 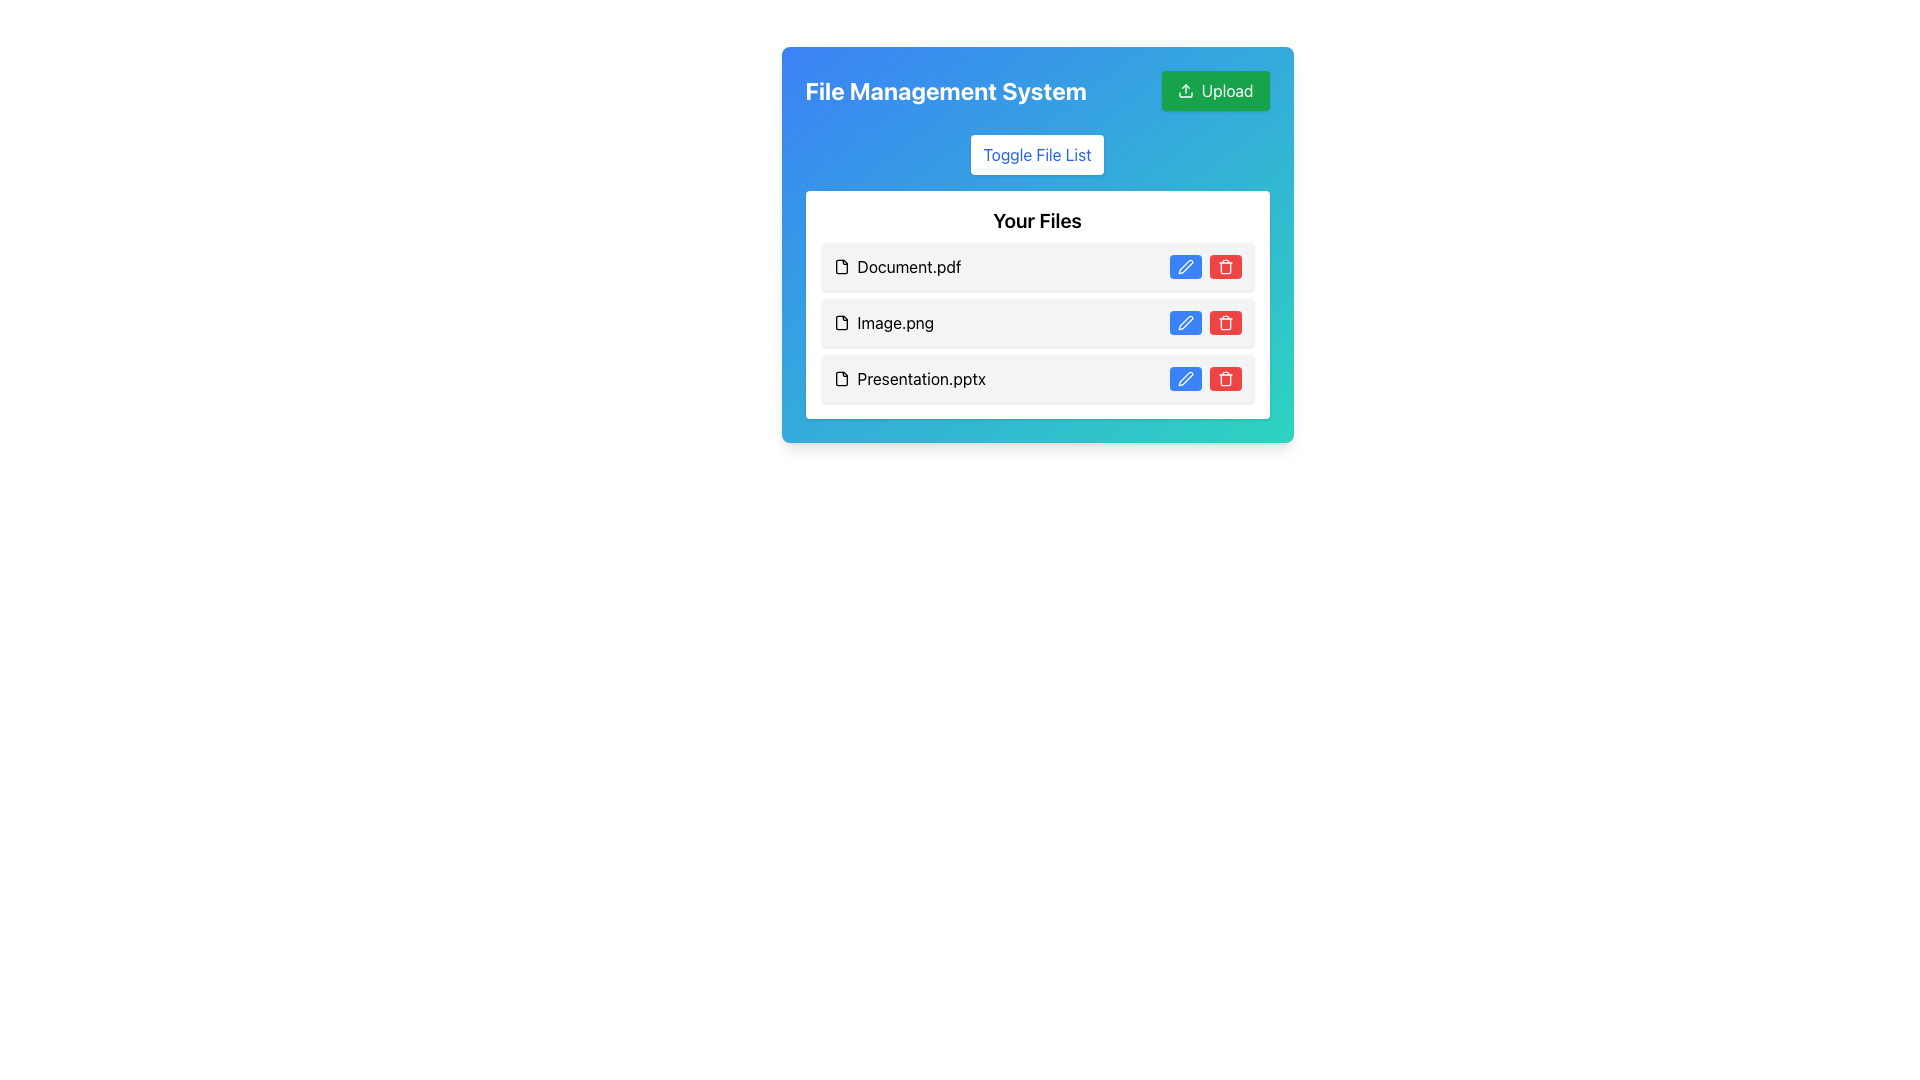 I want to click on the upload button located at the top-right corner of the interface, which is a green button displaying an upload icon and the text 'Upload', so click(x=1185, y=91).